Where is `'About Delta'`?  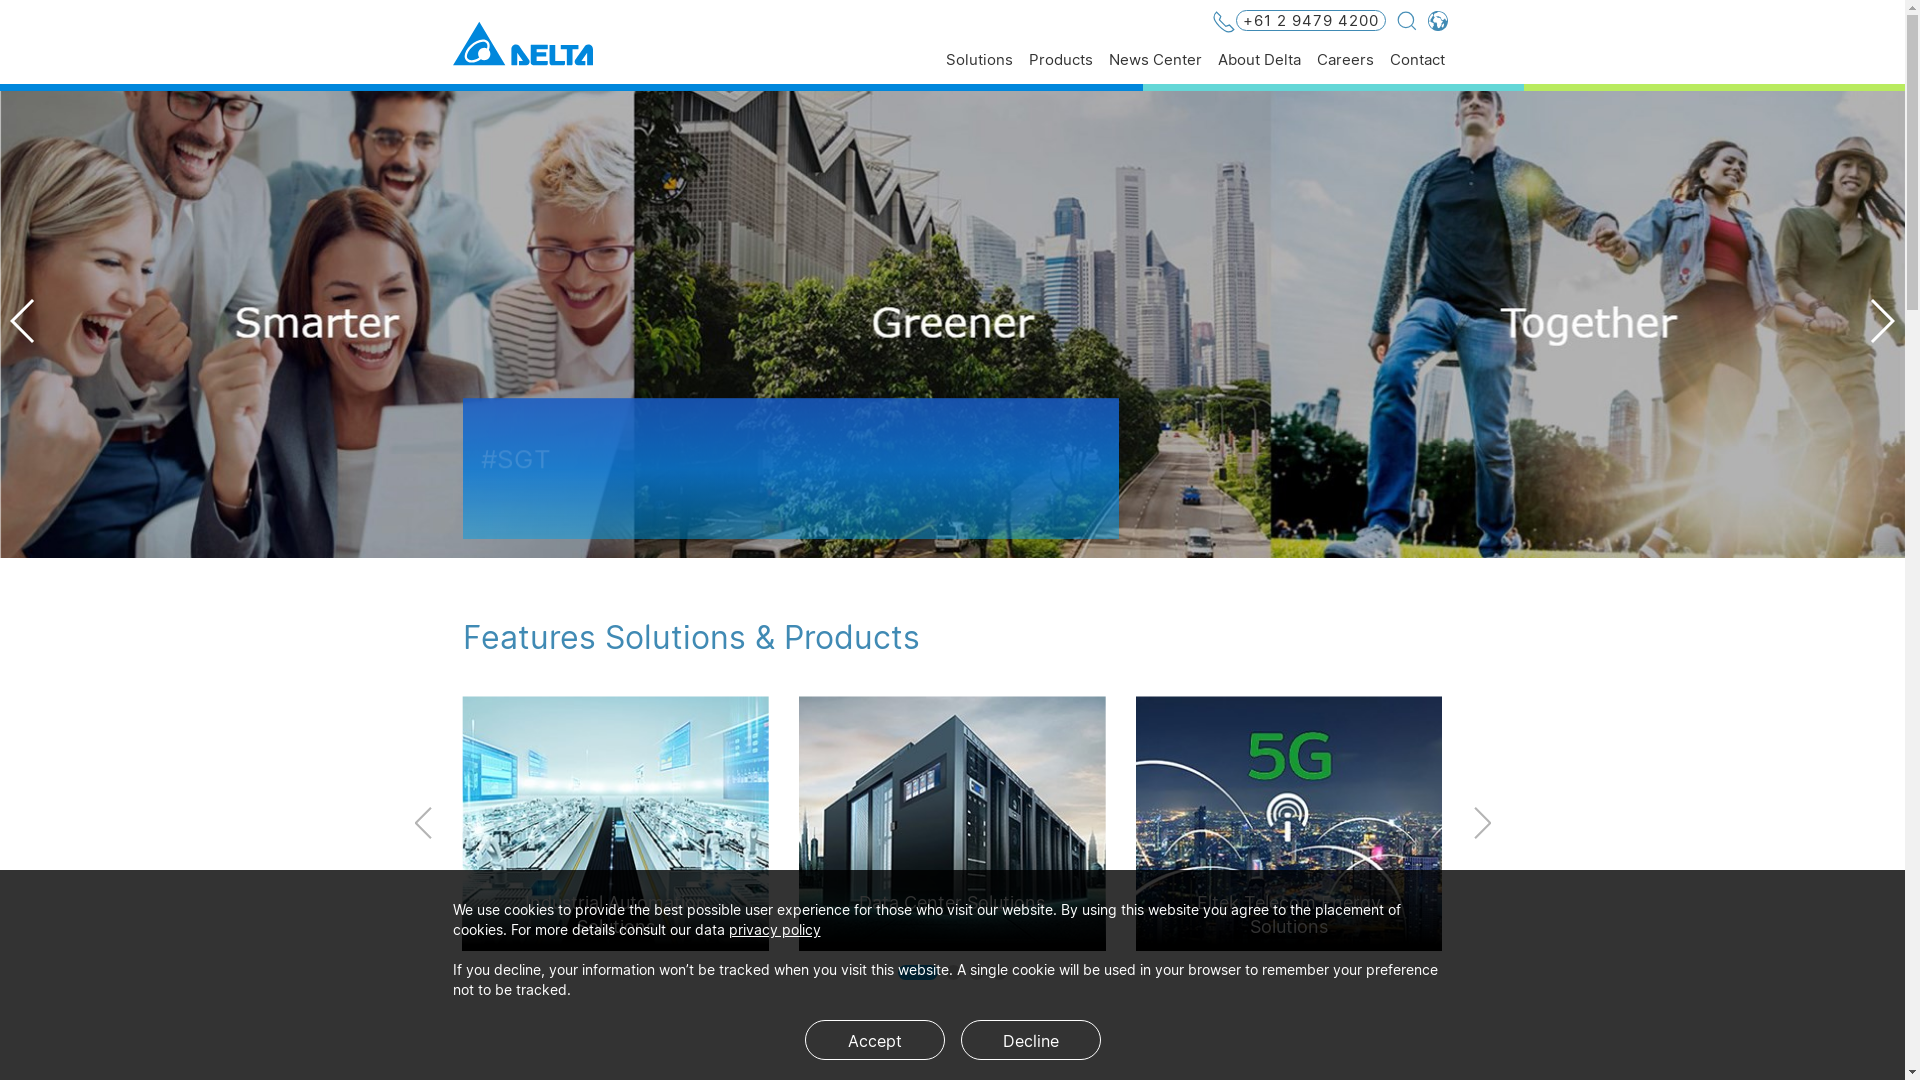 'About Delta' is located at coordinates (1258, 67).